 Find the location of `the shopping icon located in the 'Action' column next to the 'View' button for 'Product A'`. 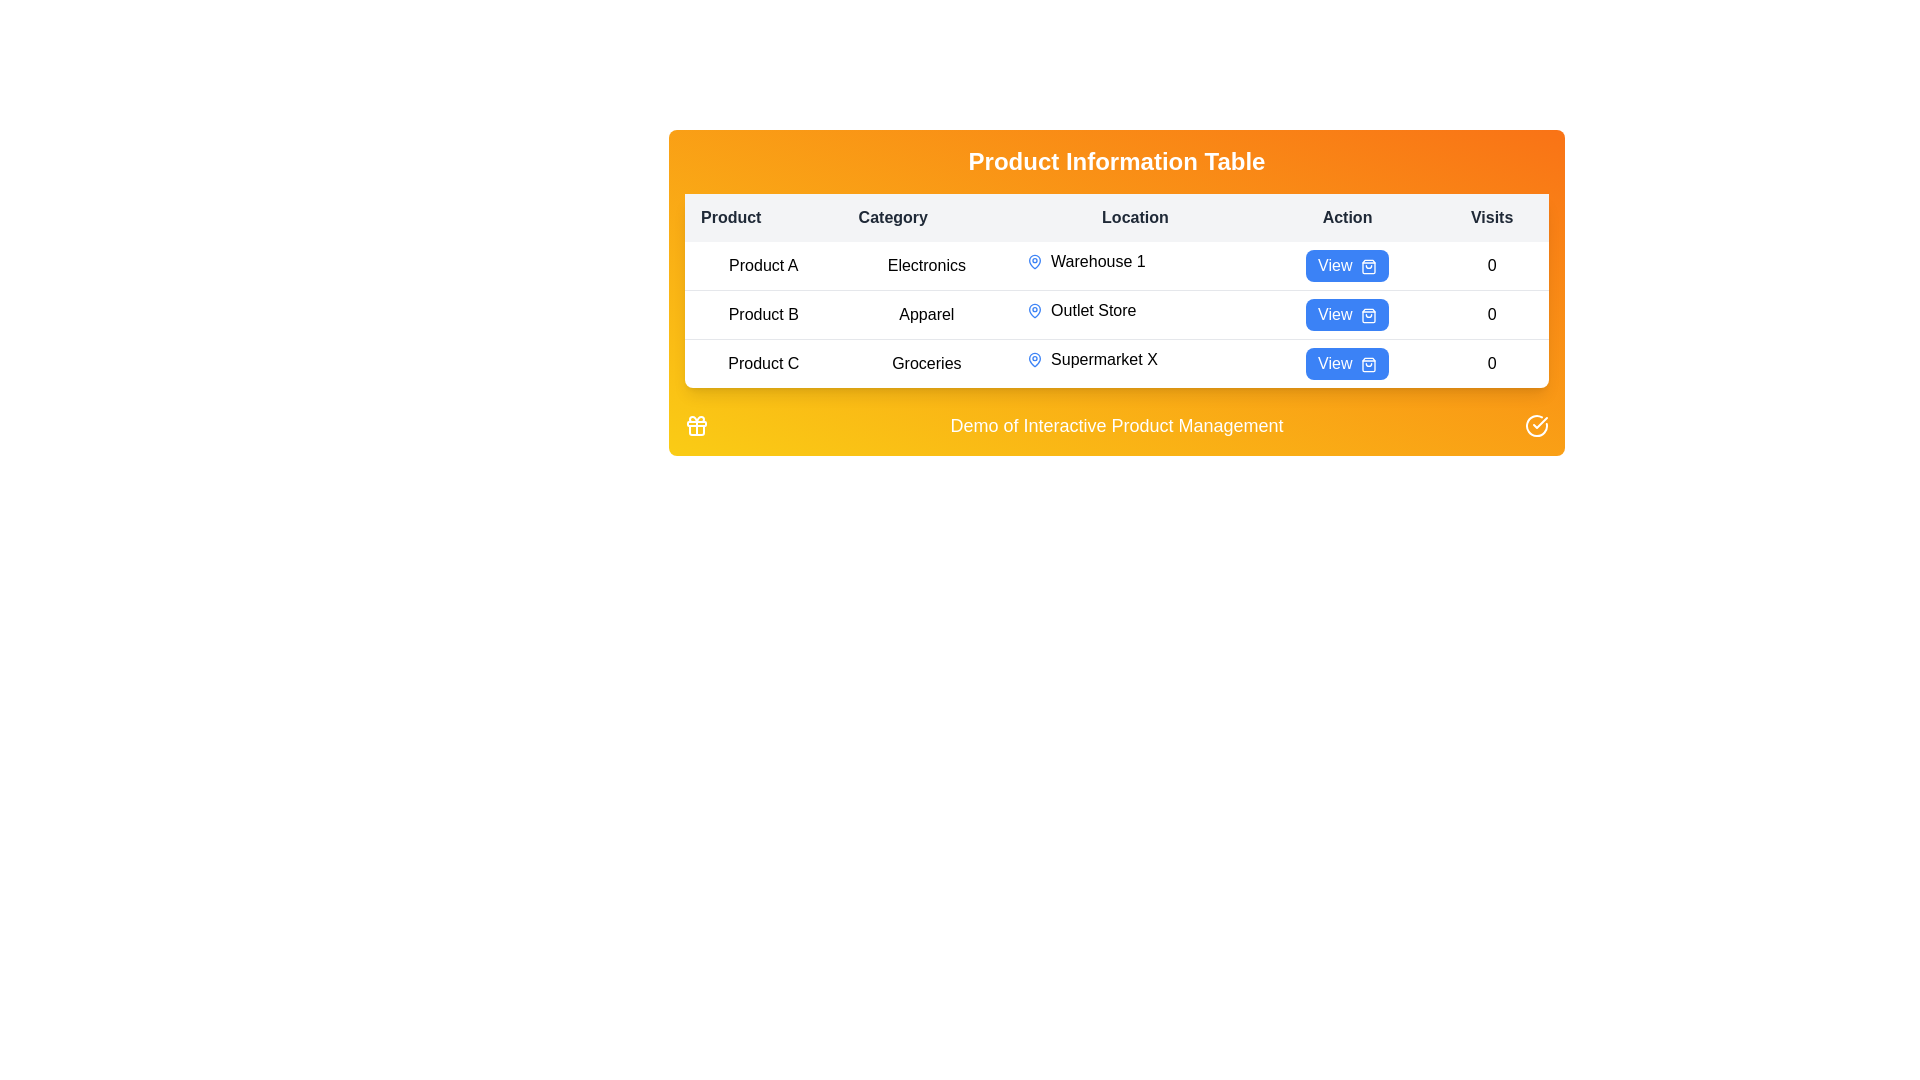

the shopping icon located in the 'Action' column next to the 'View' button for 'Product A' is located at coordinates (1367, 265).